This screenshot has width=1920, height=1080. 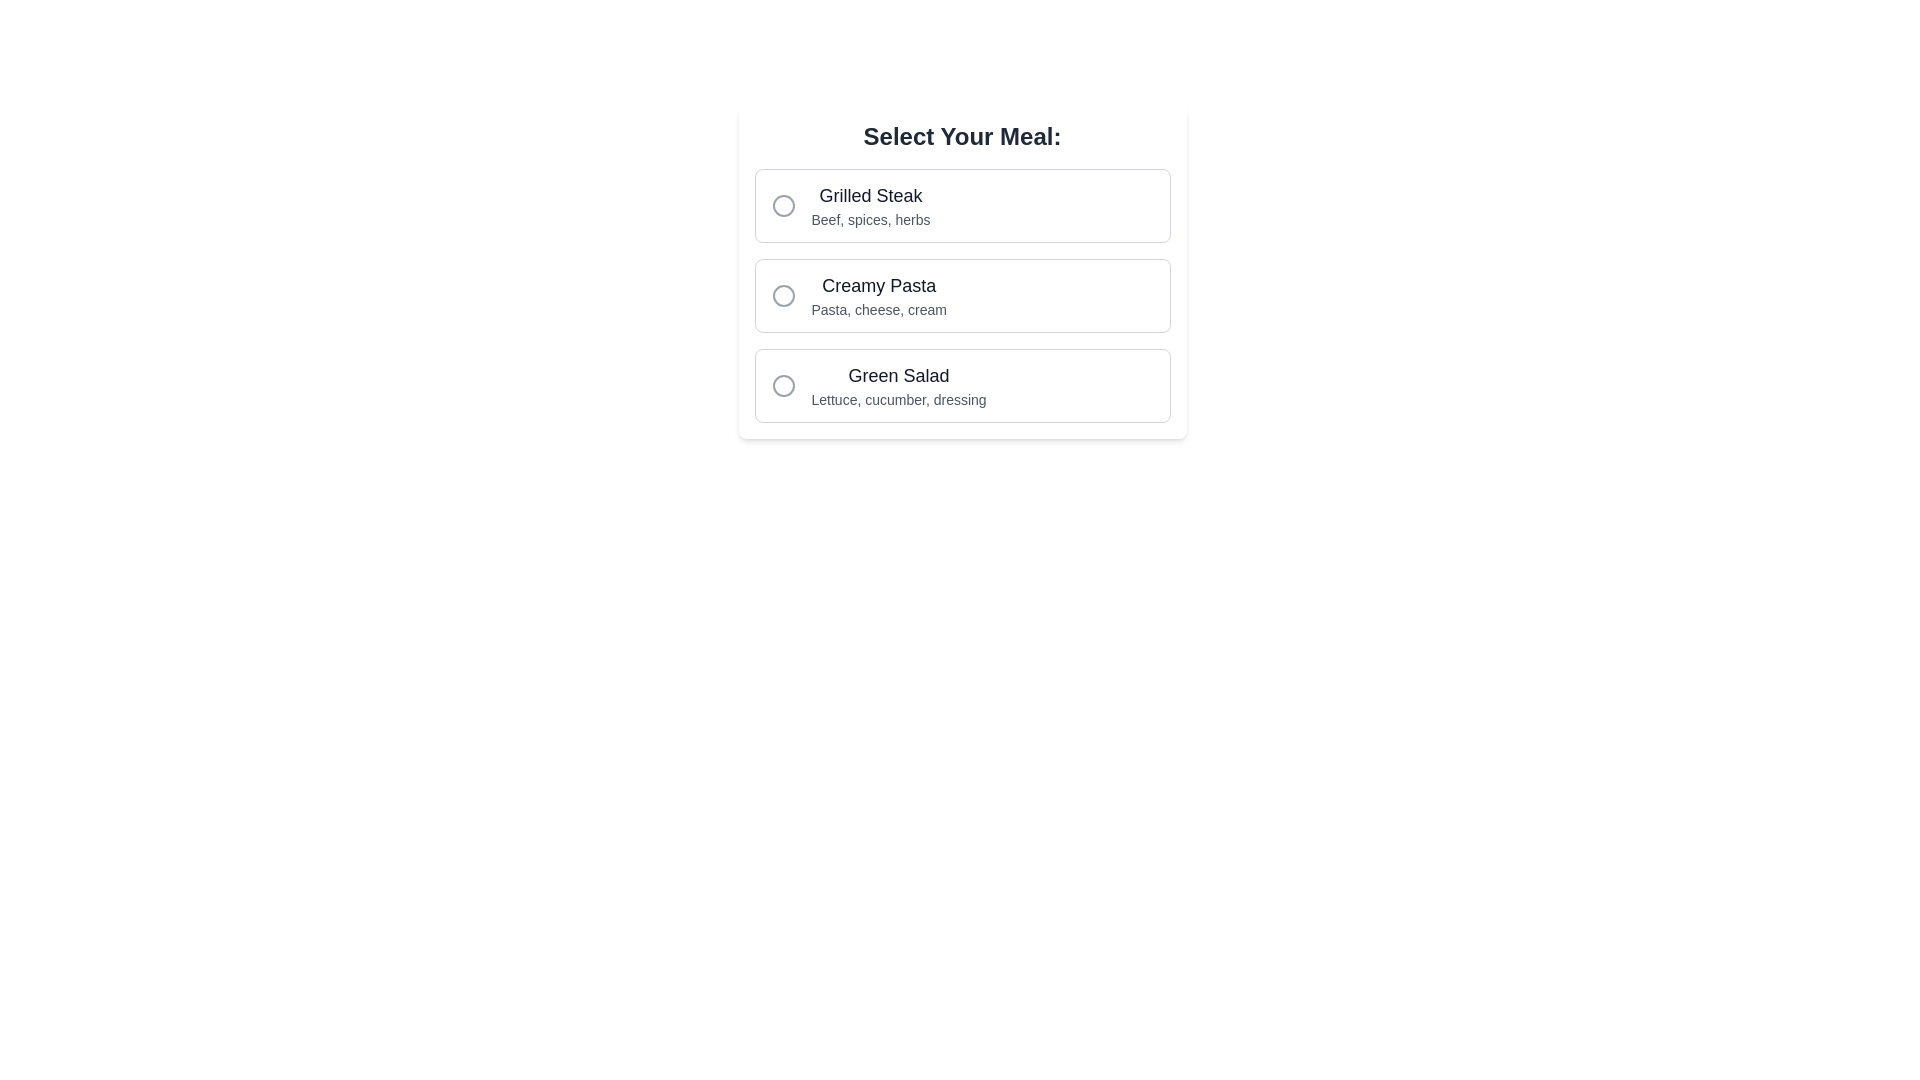 I want to click on the radio button for the meal option in the List of Radio Button Items, so click(x=962, y=296).